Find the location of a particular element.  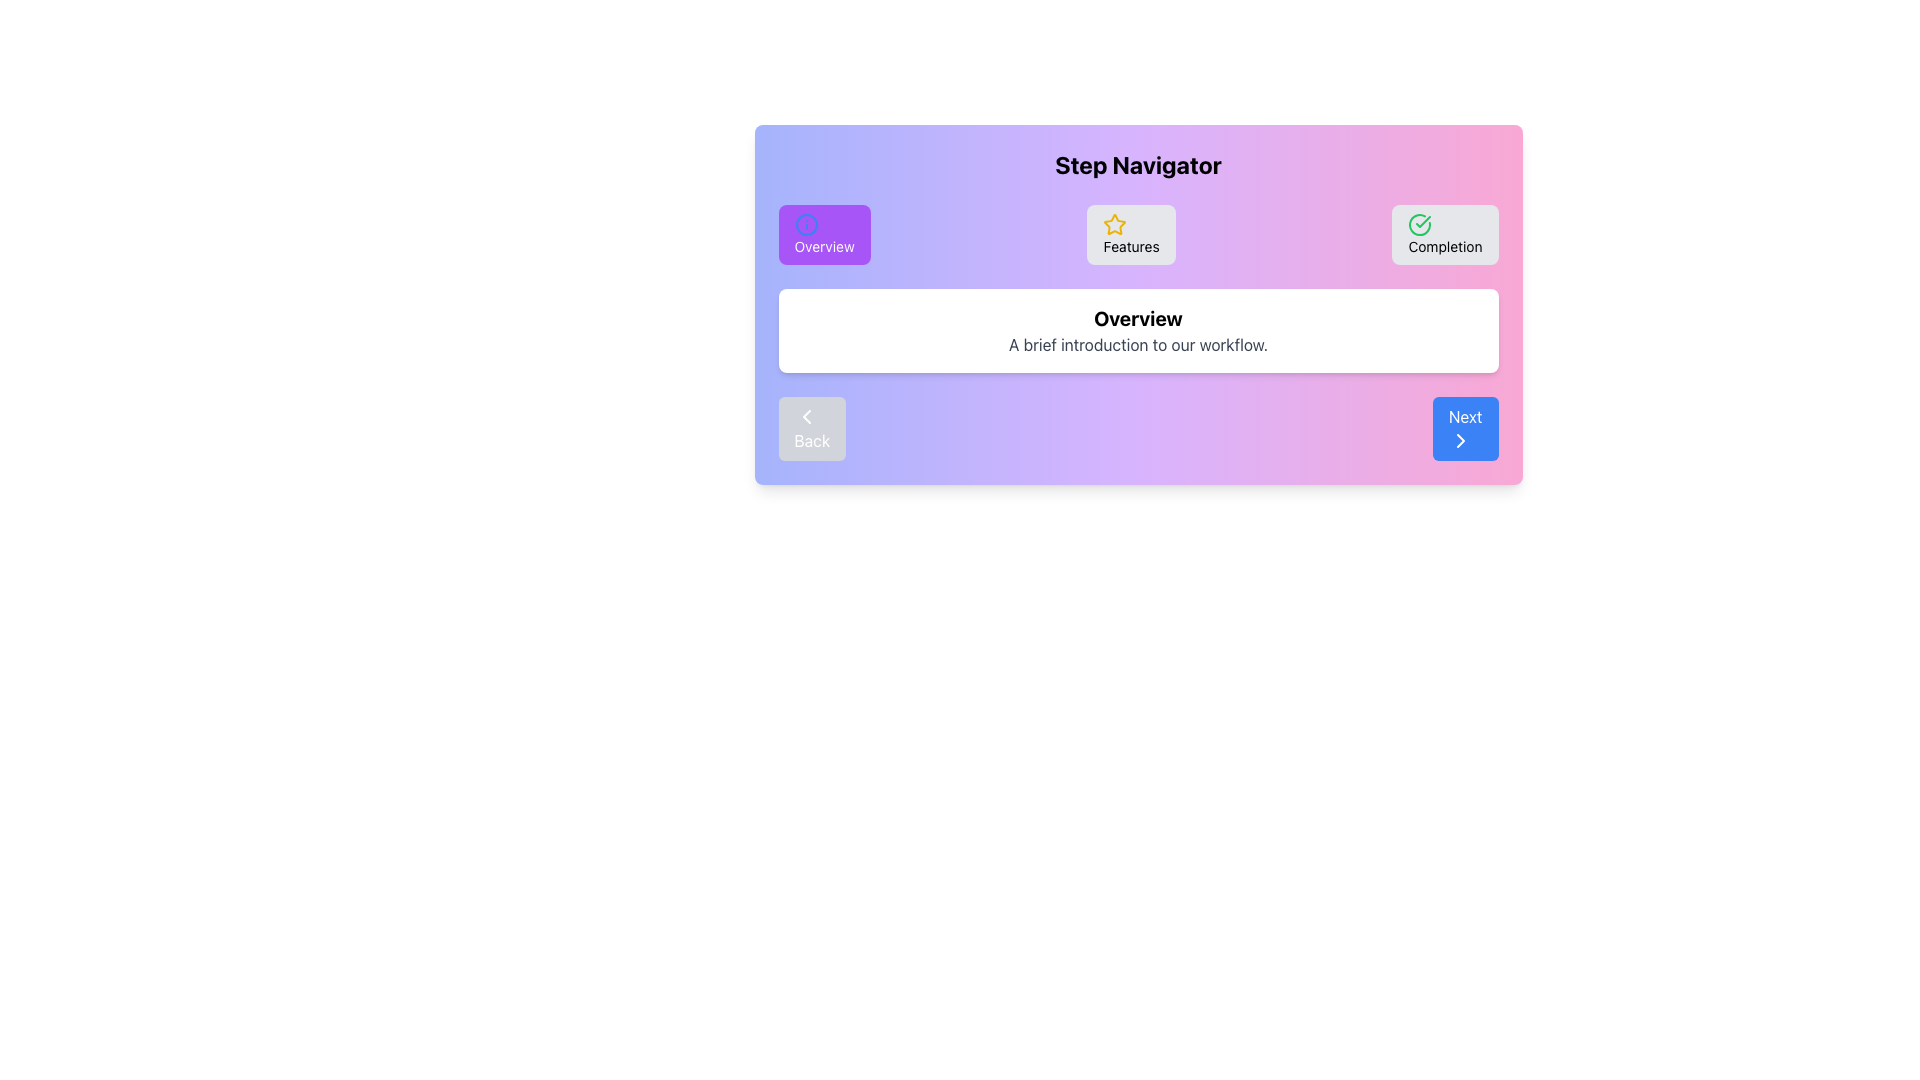

the star icon with a yellow outline that is positioned above the 'Overview' description box, centered horizontally between the 'Overview' and 'Completion' buttons for interaction is located at coordinates (1114, 224).